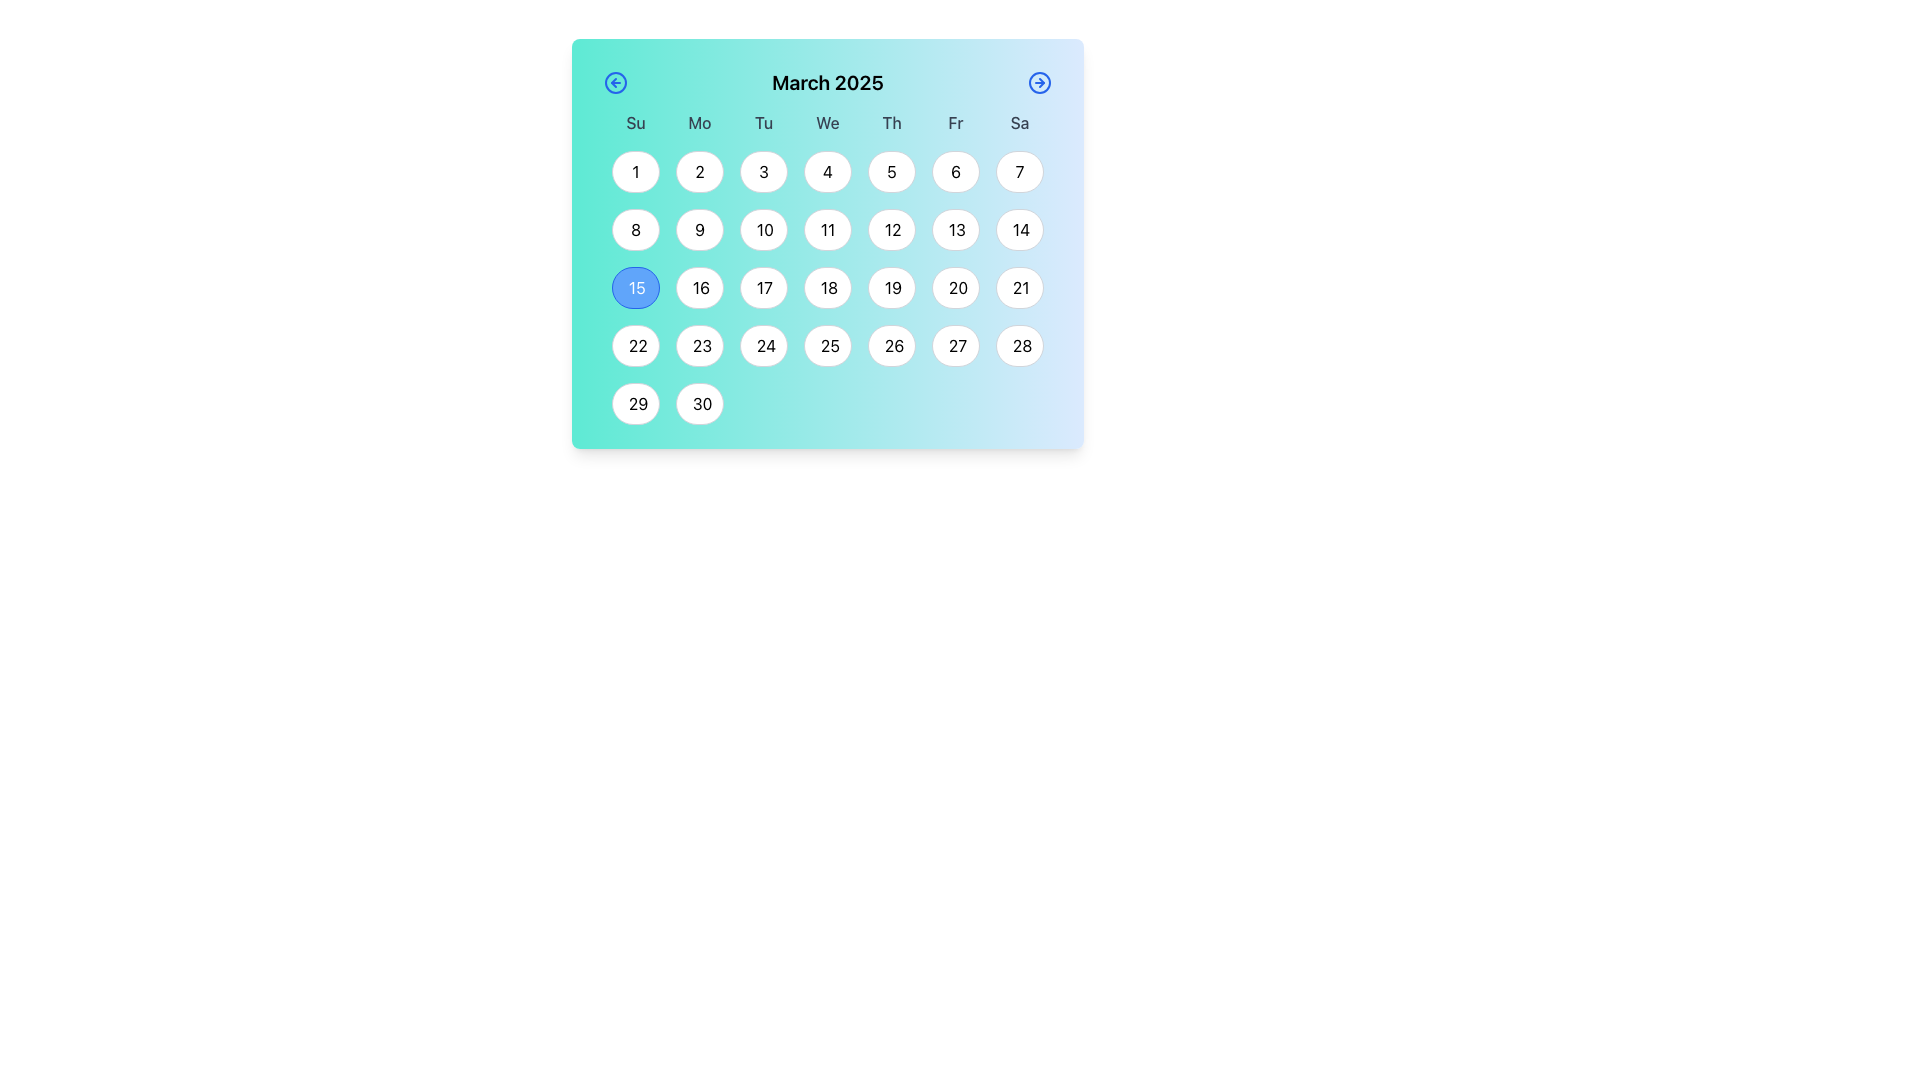 The width and height of the screenshot is (1920, 1080). Describe the element at coordinates (700, 171) in the screenshot. I see `the circular button displaying the number '2' located under 'Mo' in the calendar grid` at that location.